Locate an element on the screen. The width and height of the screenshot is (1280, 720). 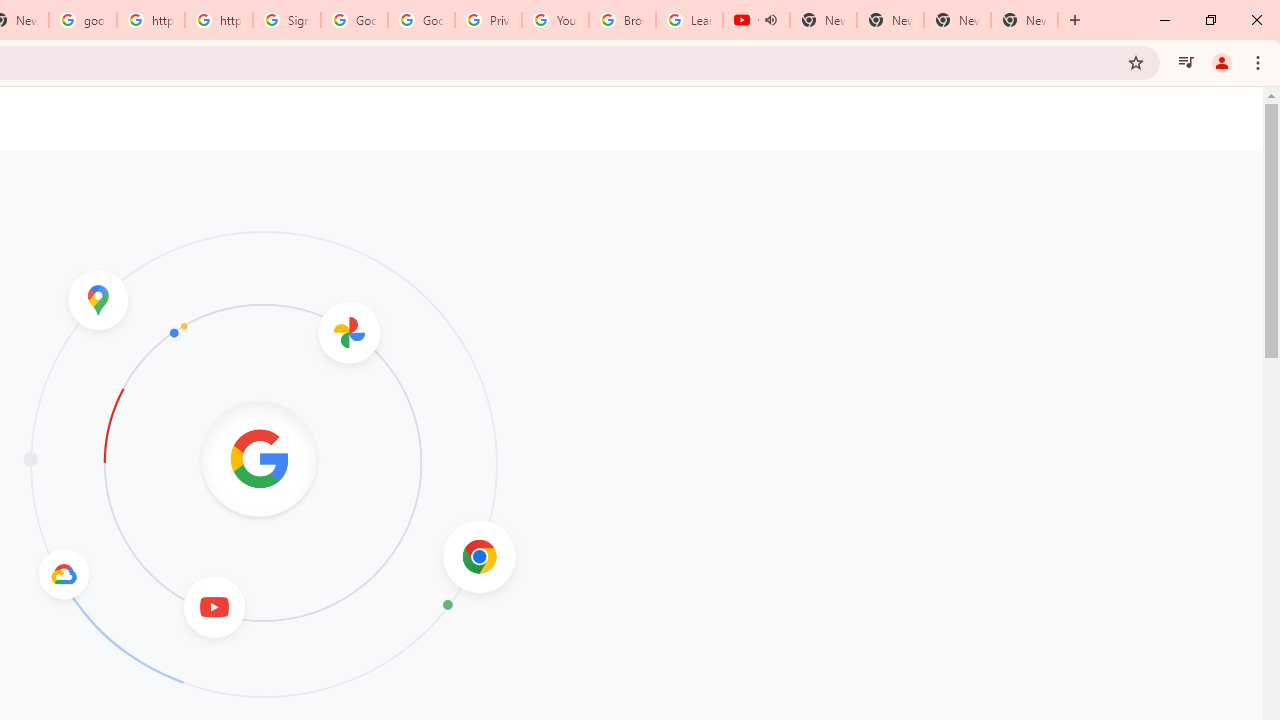
'https://scholar.google.com/' is located at coordinates (150, 20).